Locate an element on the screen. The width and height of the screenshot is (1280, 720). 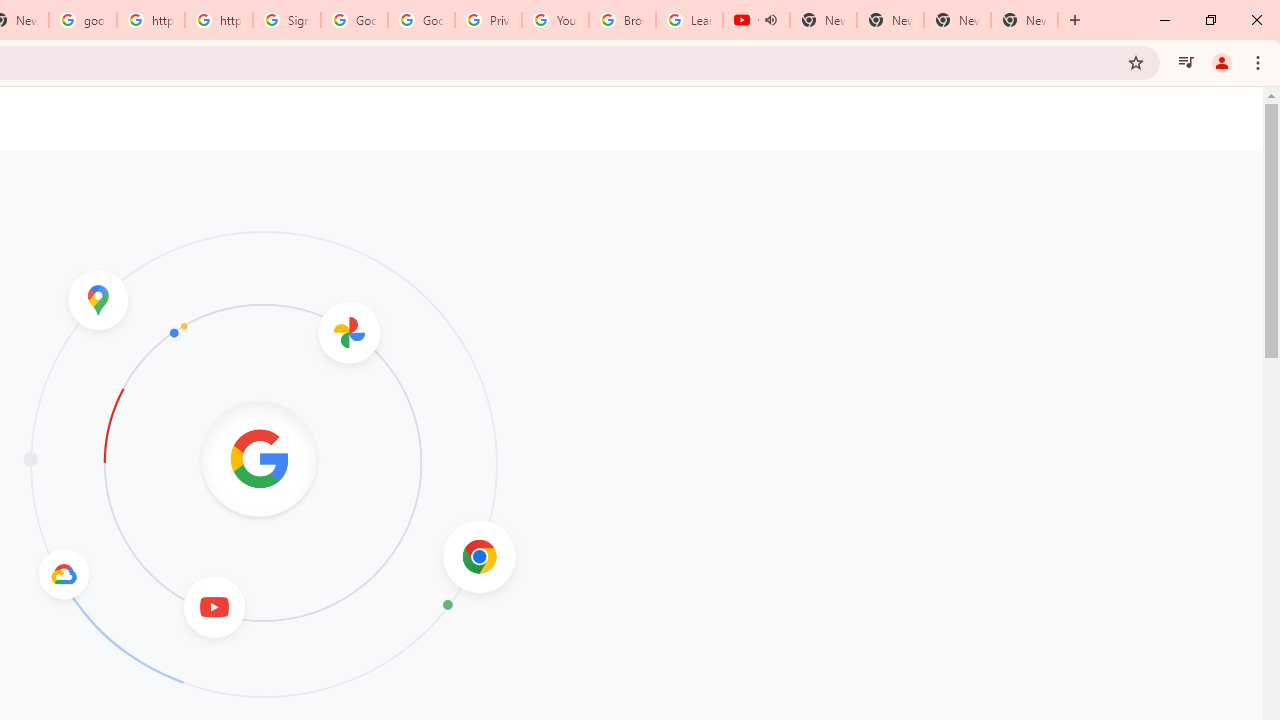
'https://scholar.google.com/' is located at coordinates (150, 20).